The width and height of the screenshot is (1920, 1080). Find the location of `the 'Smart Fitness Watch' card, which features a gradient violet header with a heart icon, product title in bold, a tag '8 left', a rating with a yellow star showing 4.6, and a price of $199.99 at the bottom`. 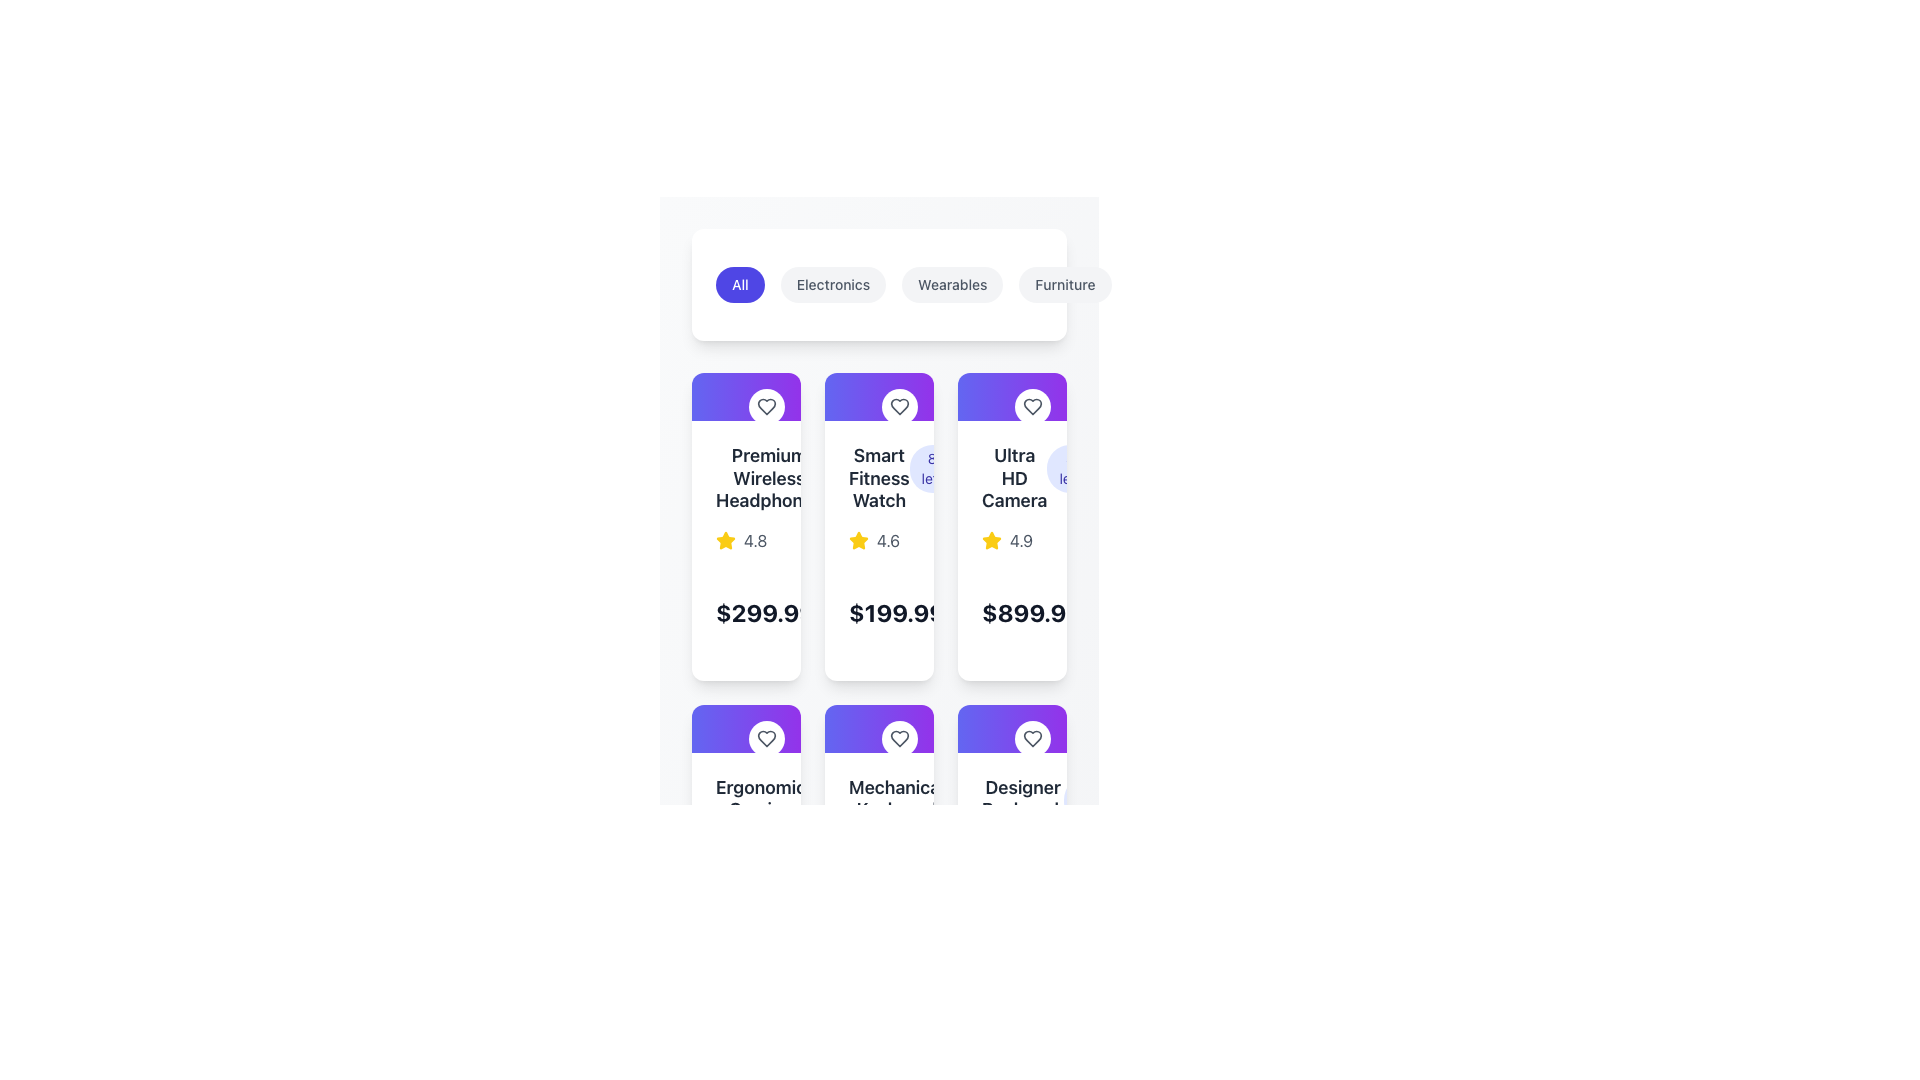

the 'Smart Fitness Watch' card, which features a gradient violet header with a heart icon, product title in bold, a tag '8 left', a rating with a yellow star showing 4.6, and a price of $199.99 at the bottom is located at coordinates (879, 525).